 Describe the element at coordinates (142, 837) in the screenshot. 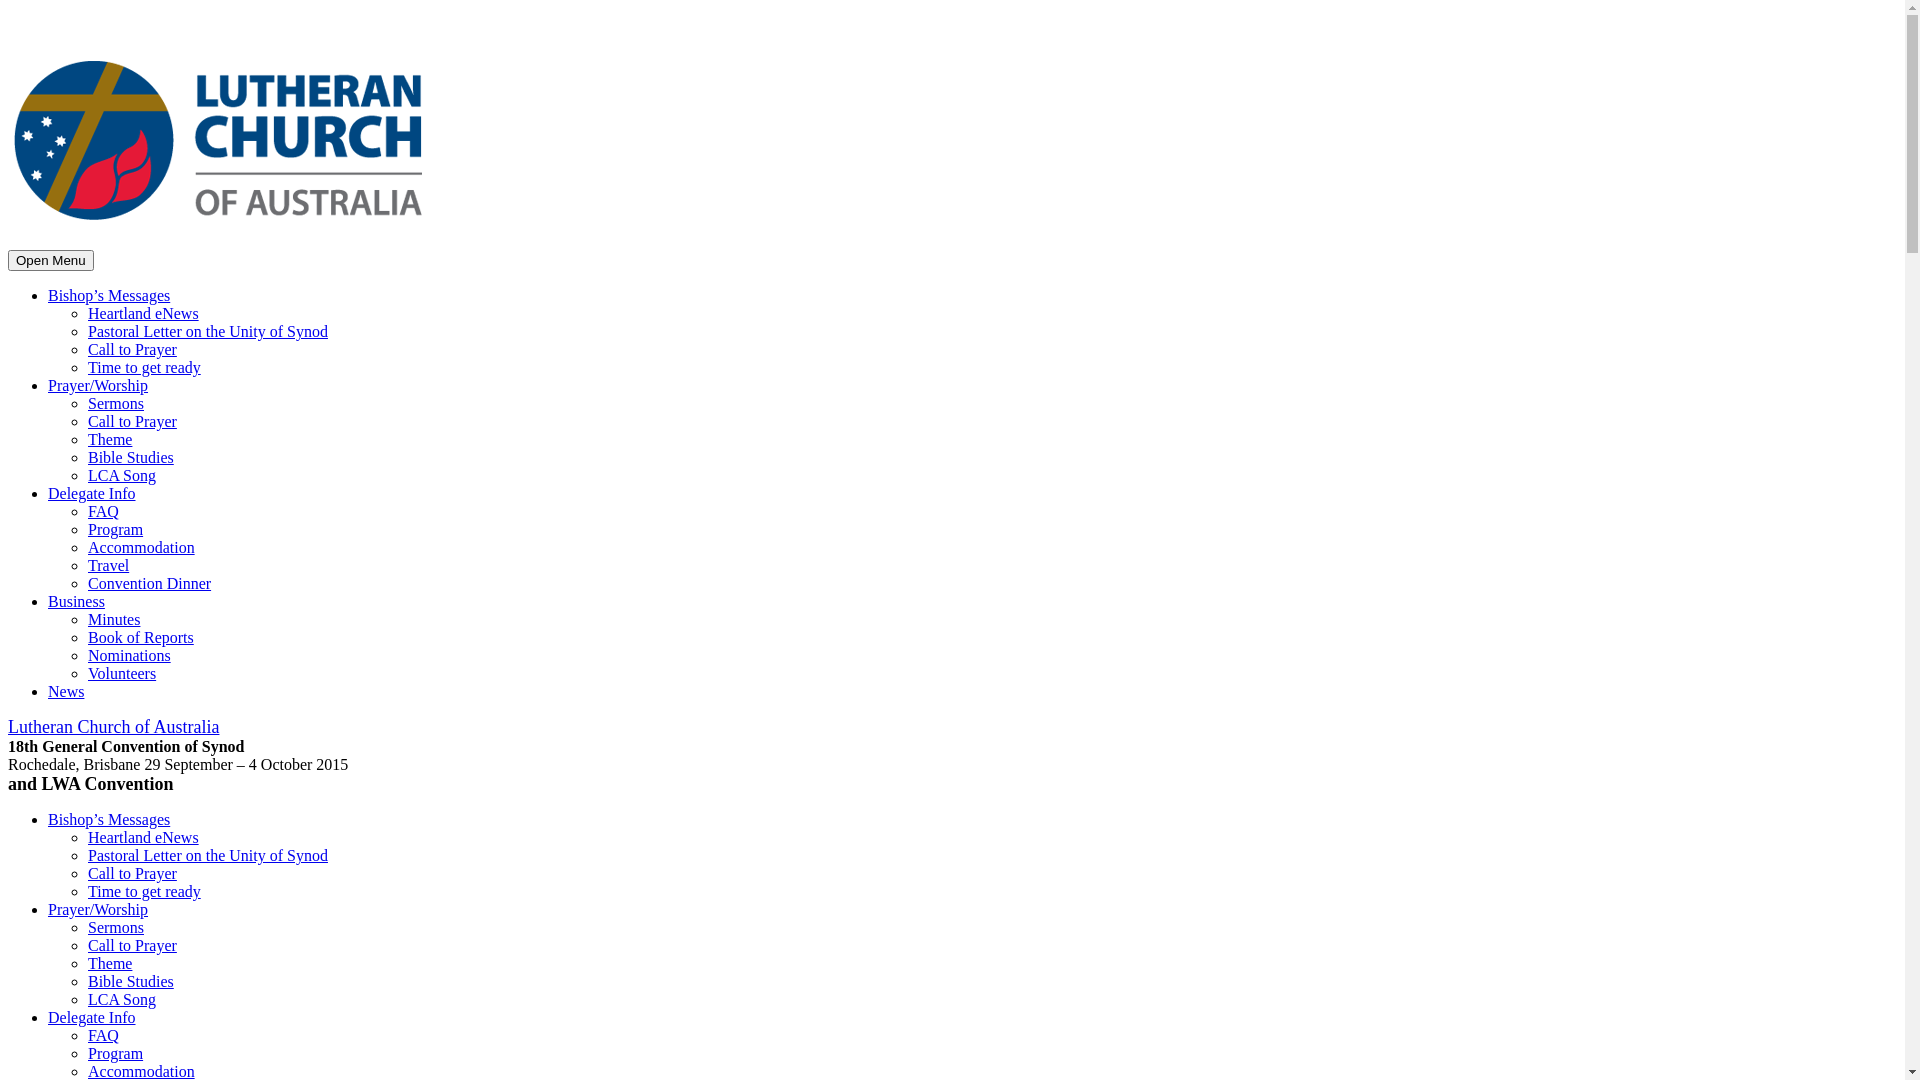

I see `'Heartland eNews'` at that location.